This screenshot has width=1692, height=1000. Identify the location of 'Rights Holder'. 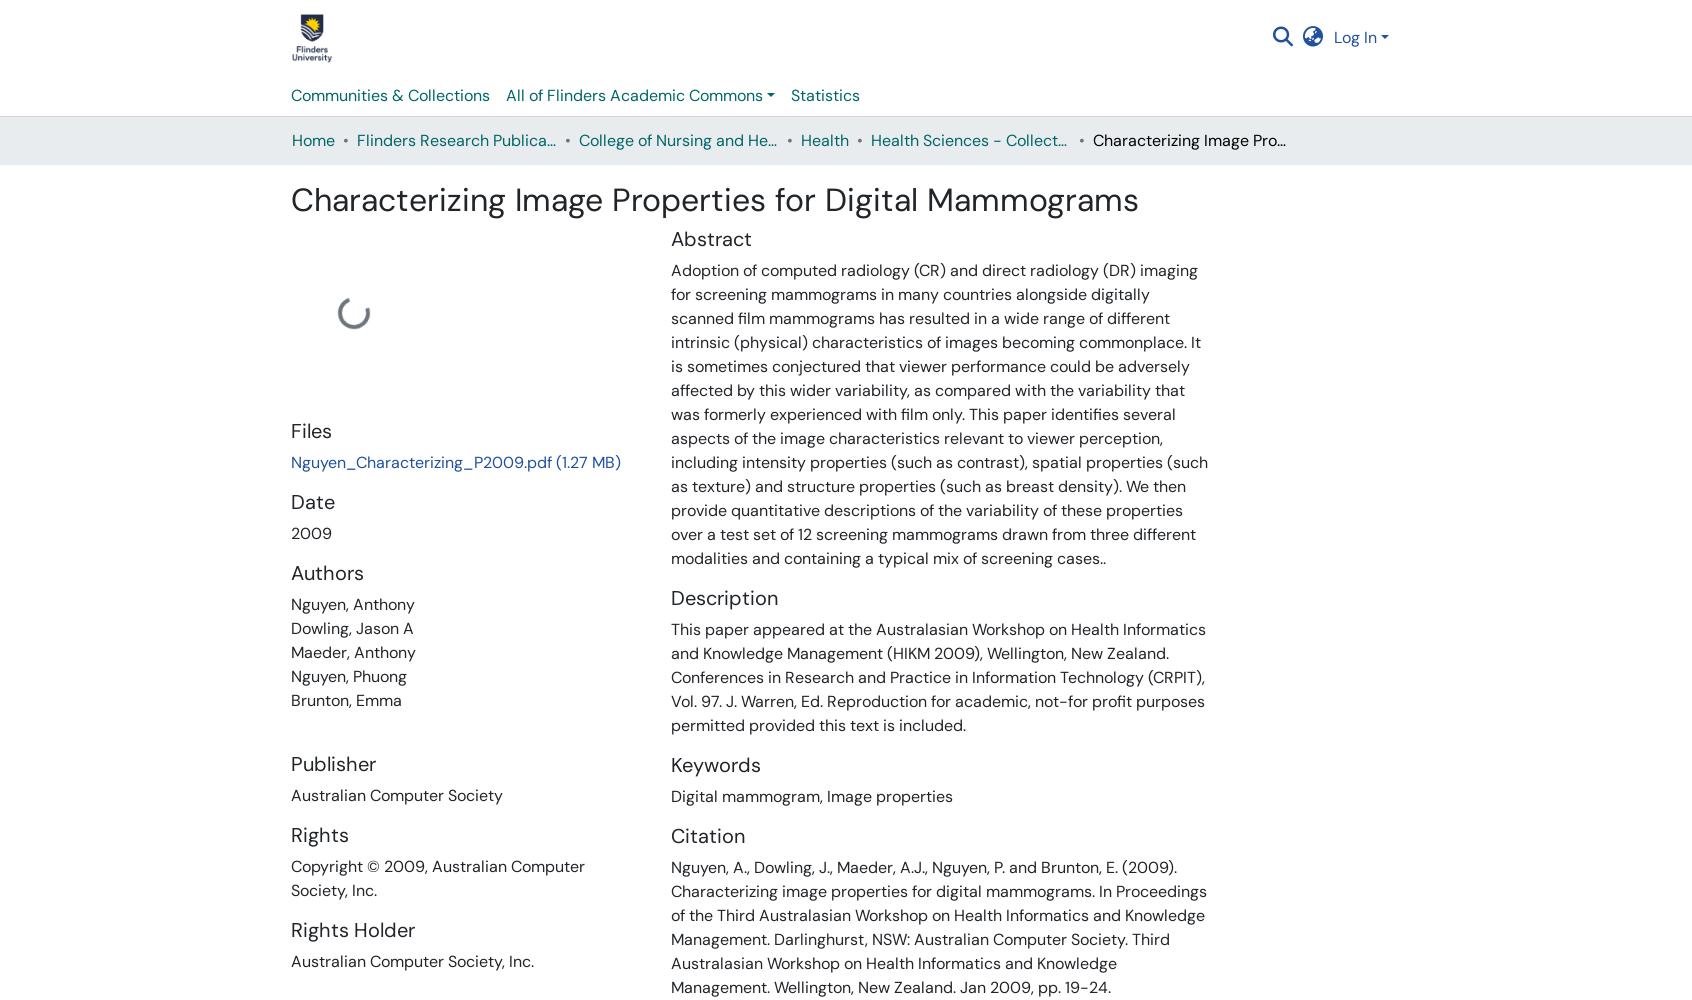
(351, 930).